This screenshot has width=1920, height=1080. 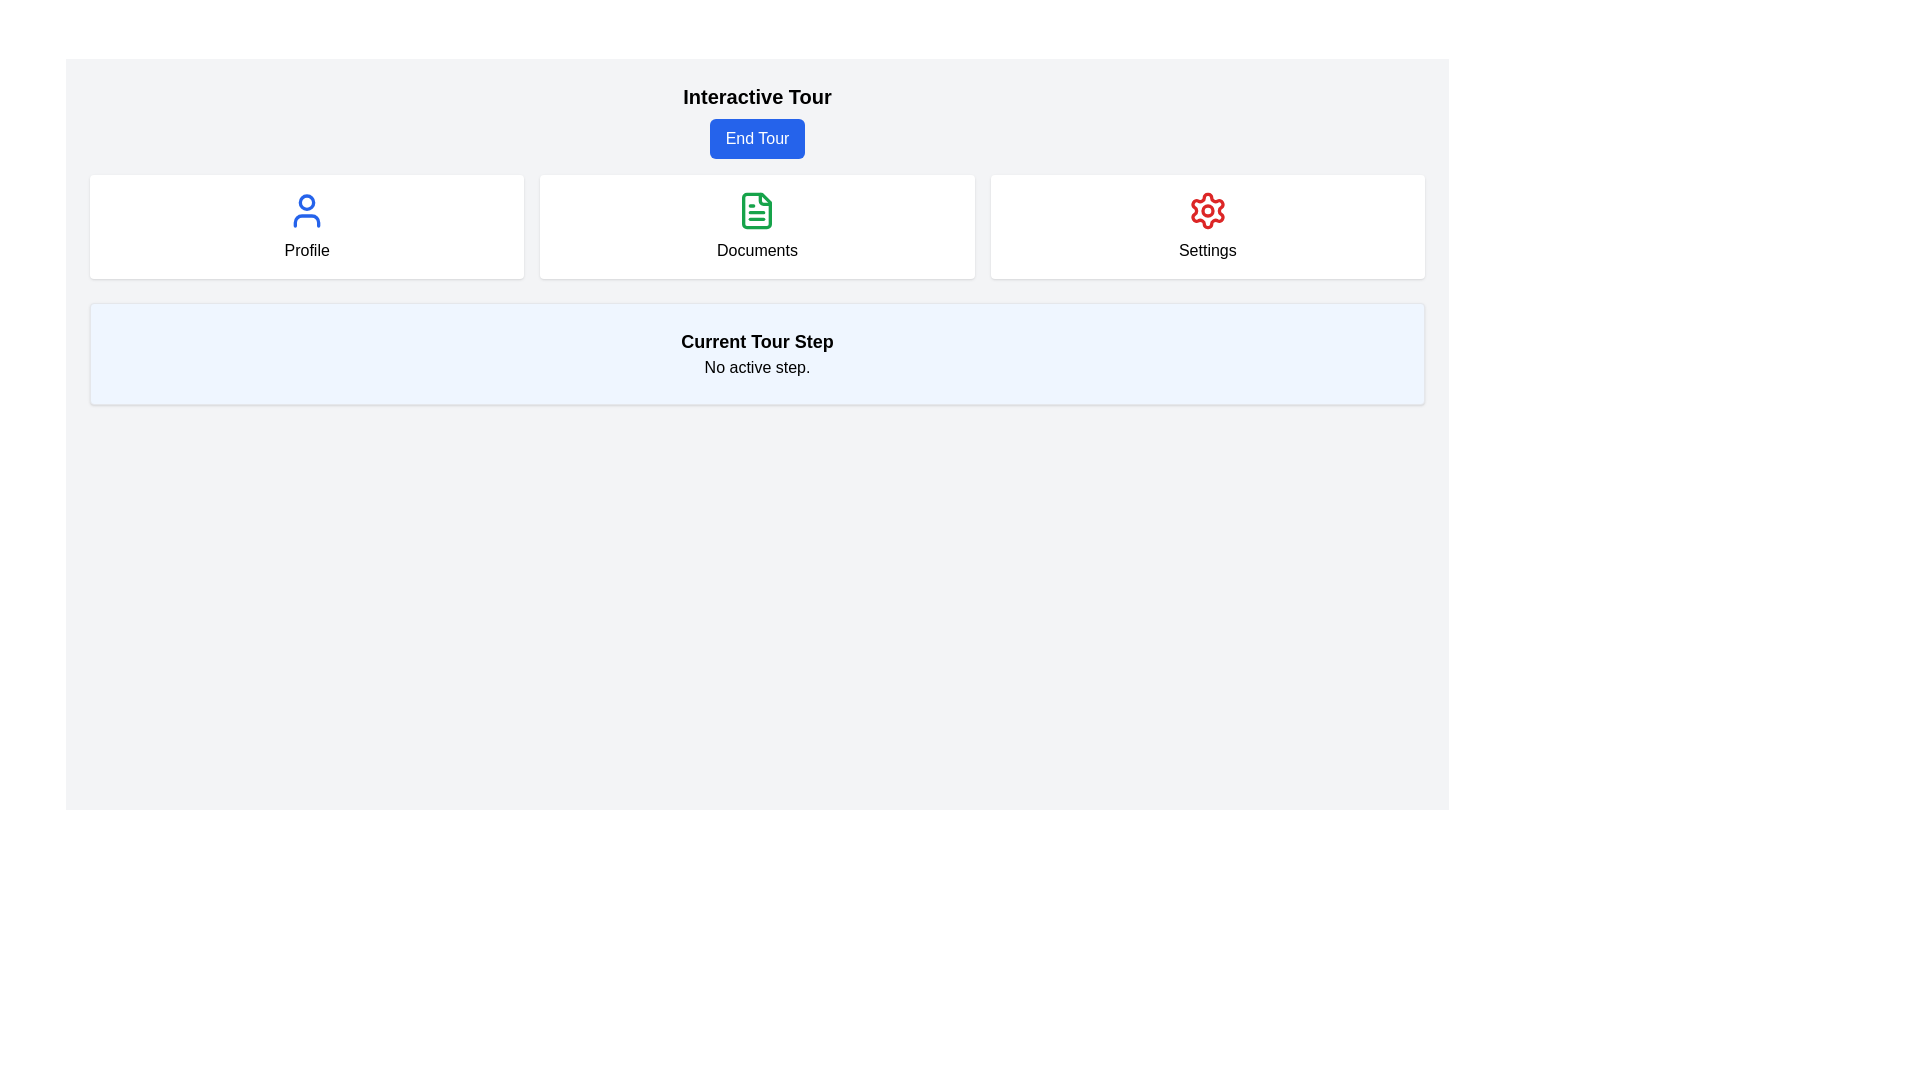 What do you see at coordinates (756, 211) in the screenshot?
I see `the document or file-related icon located in the top central region of the interface, which is the second icon from the left, between the 'Profile' and 'Settings' icons` at bounding box center [756, 211].